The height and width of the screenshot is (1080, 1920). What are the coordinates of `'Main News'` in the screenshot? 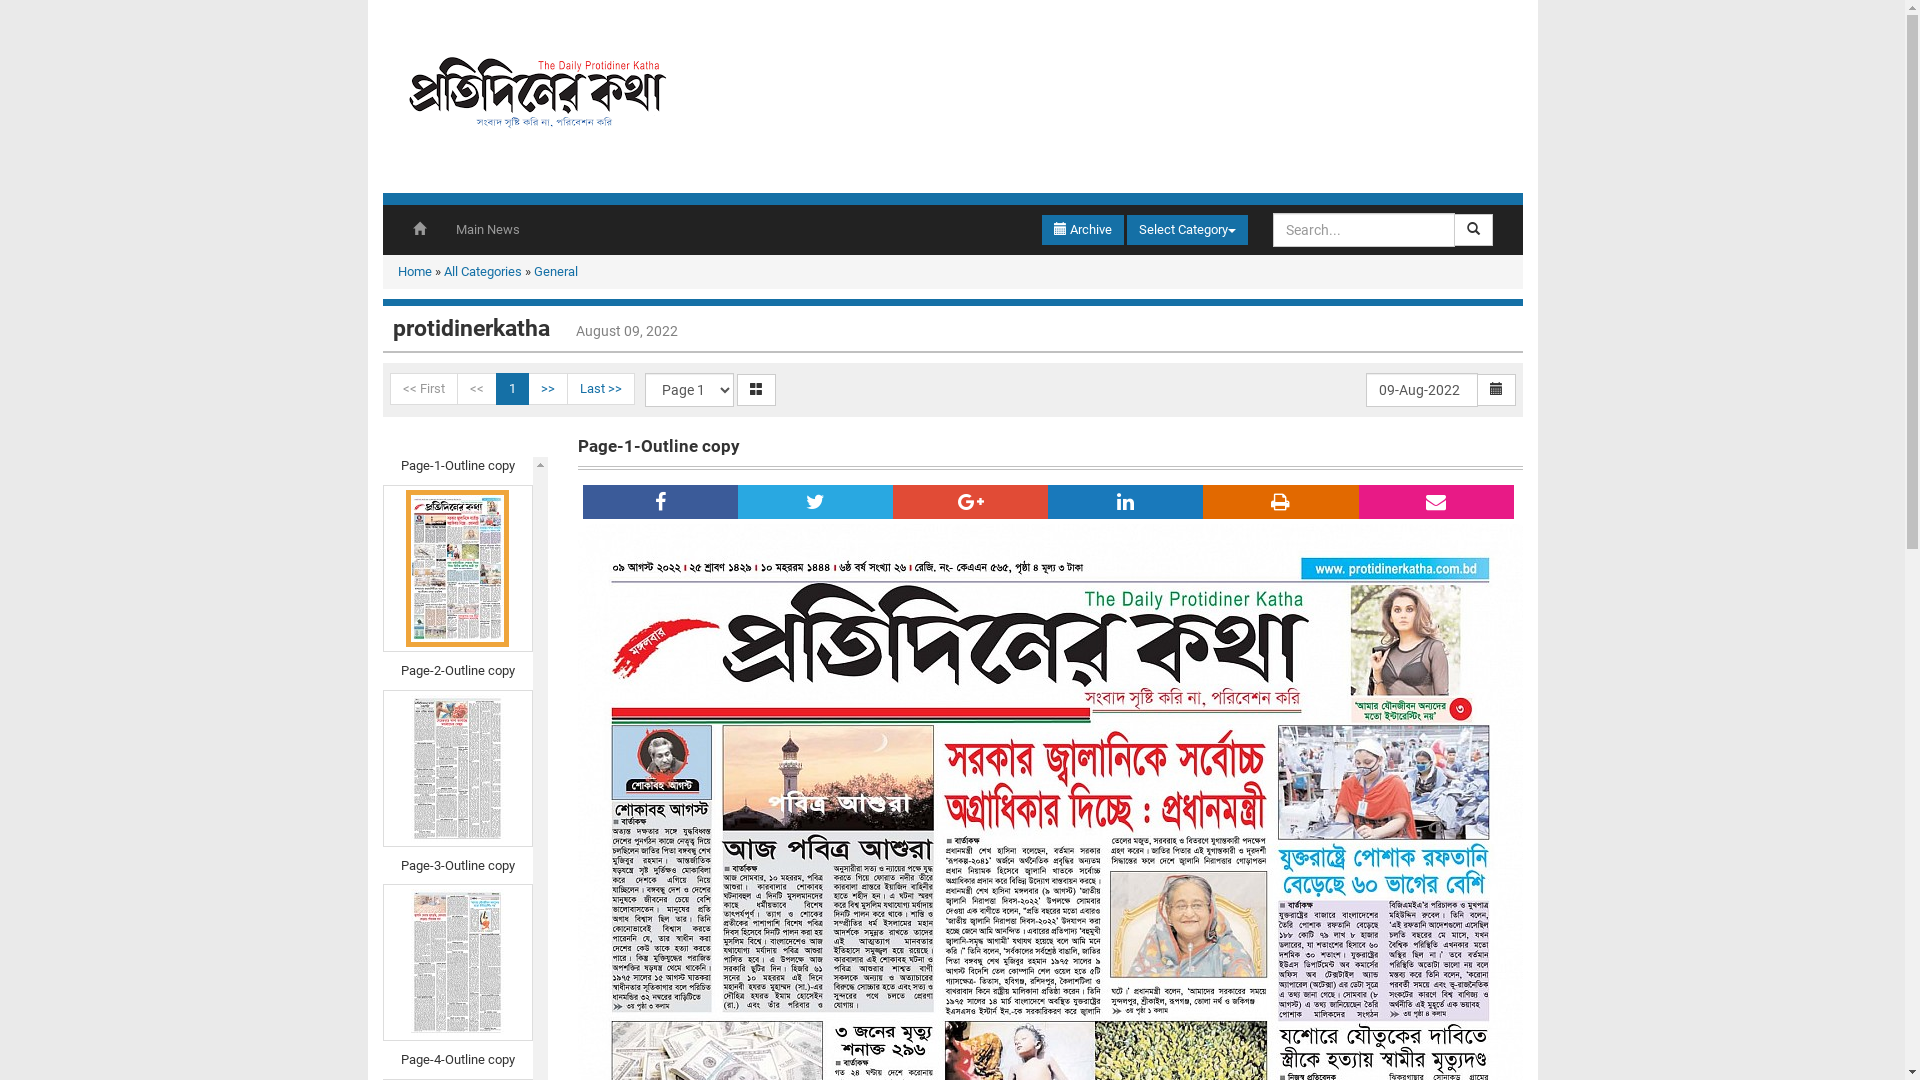 It's located at (486, 229).